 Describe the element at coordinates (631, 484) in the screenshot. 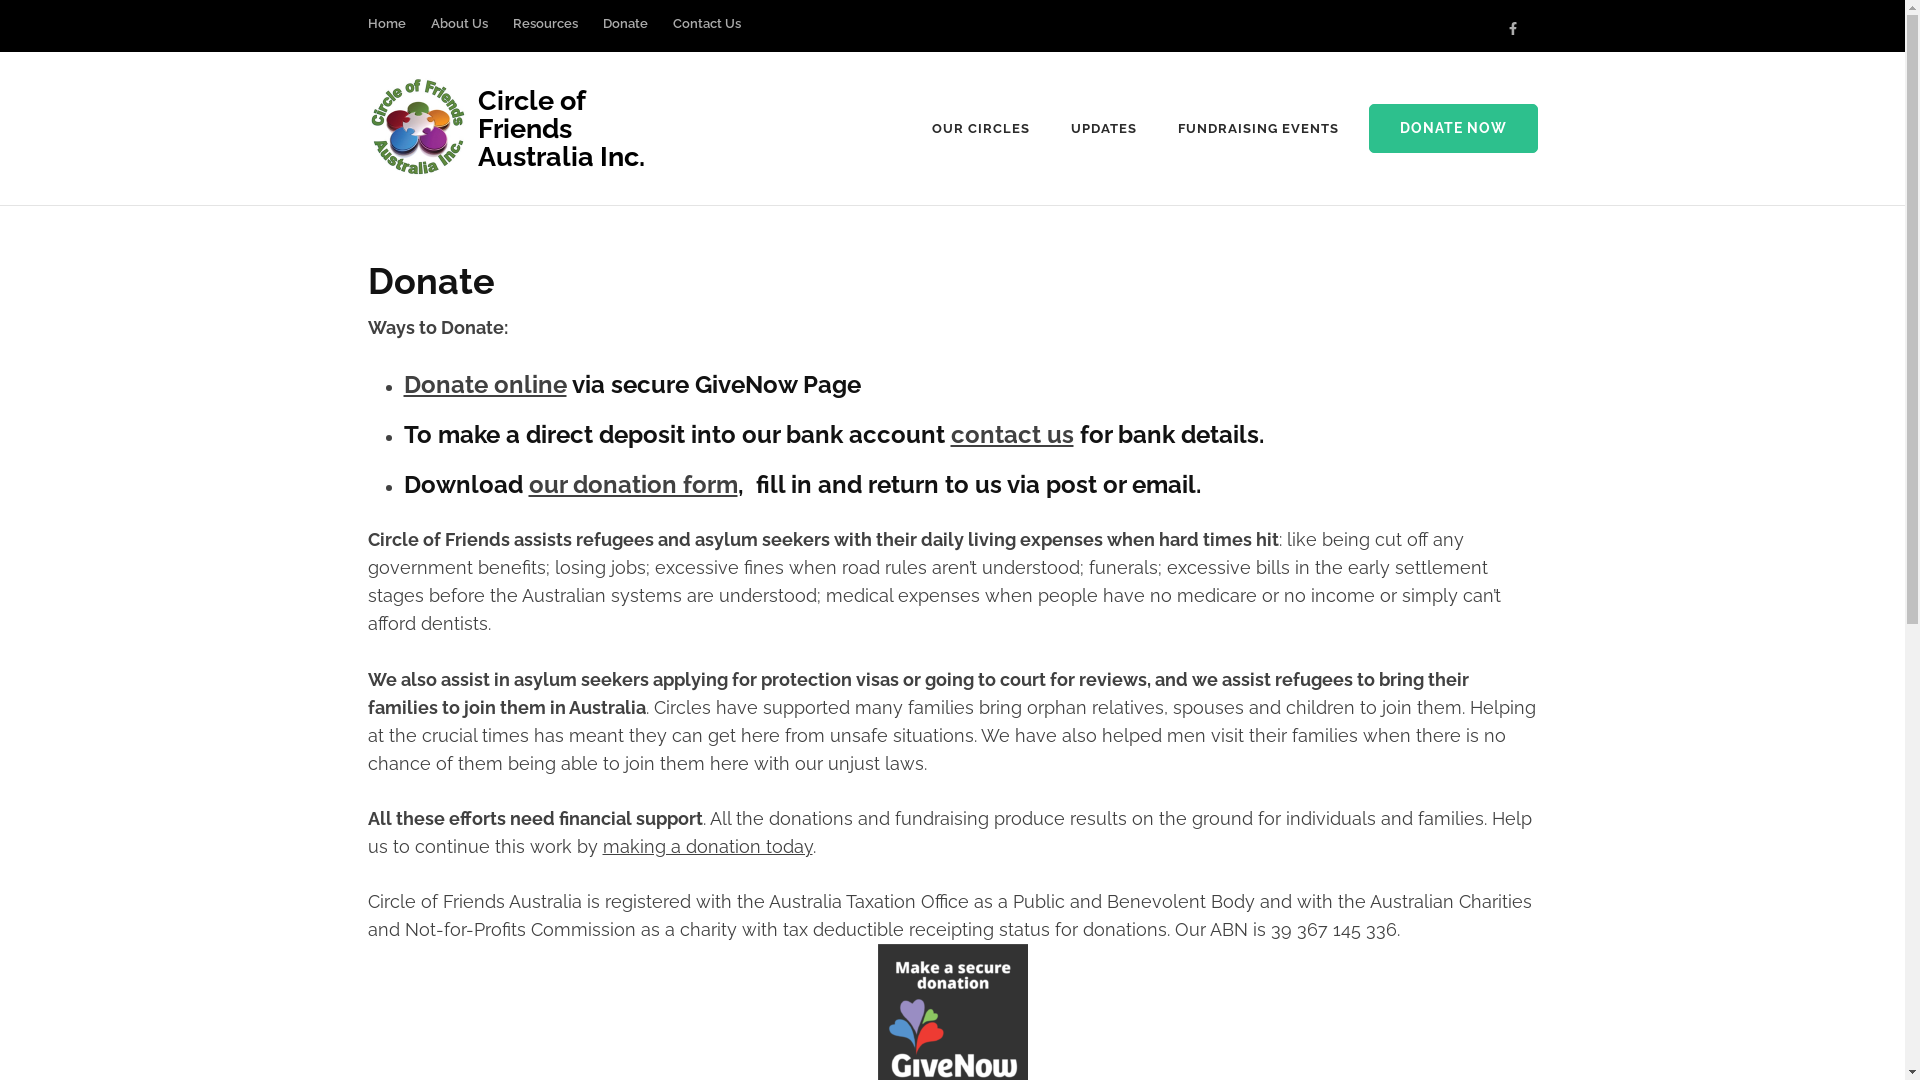

I see `'our donation form'` at that location.